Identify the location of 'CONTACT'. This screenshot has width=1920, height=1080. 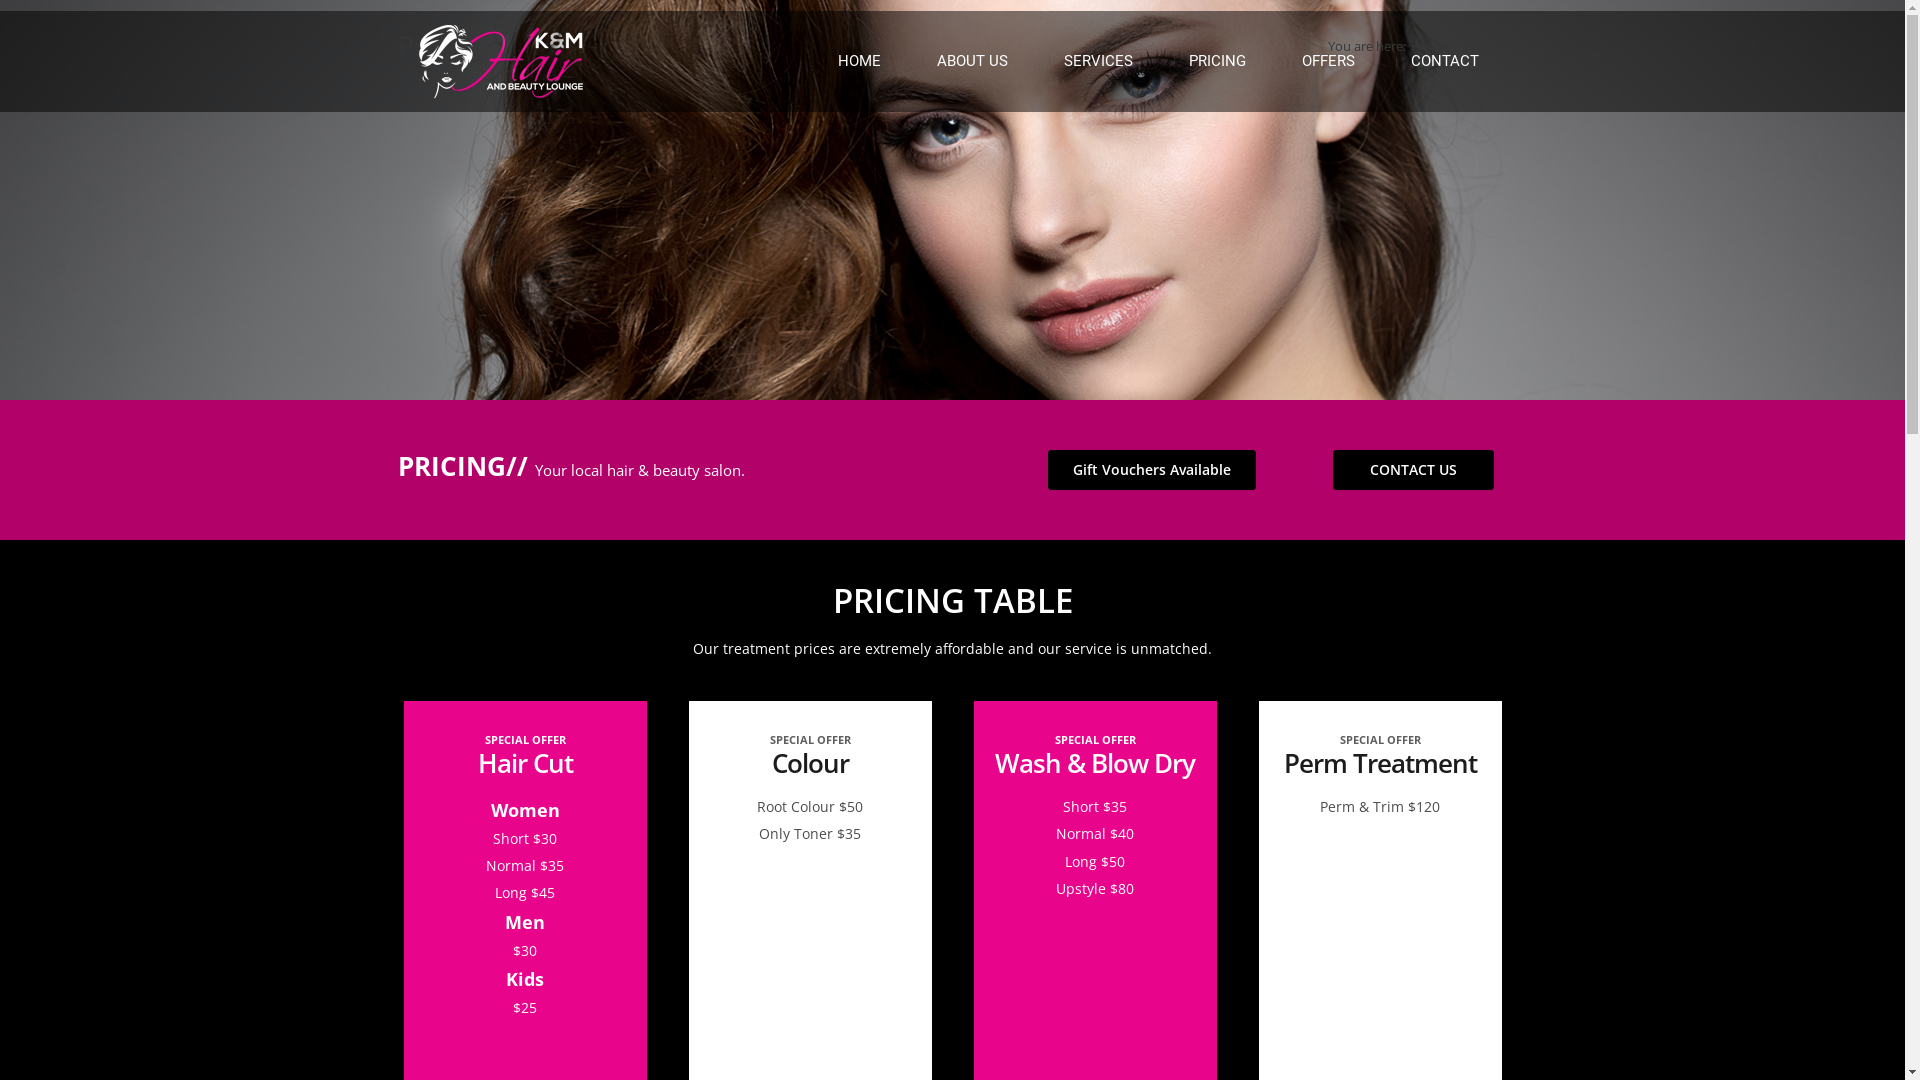
(1444, 60).